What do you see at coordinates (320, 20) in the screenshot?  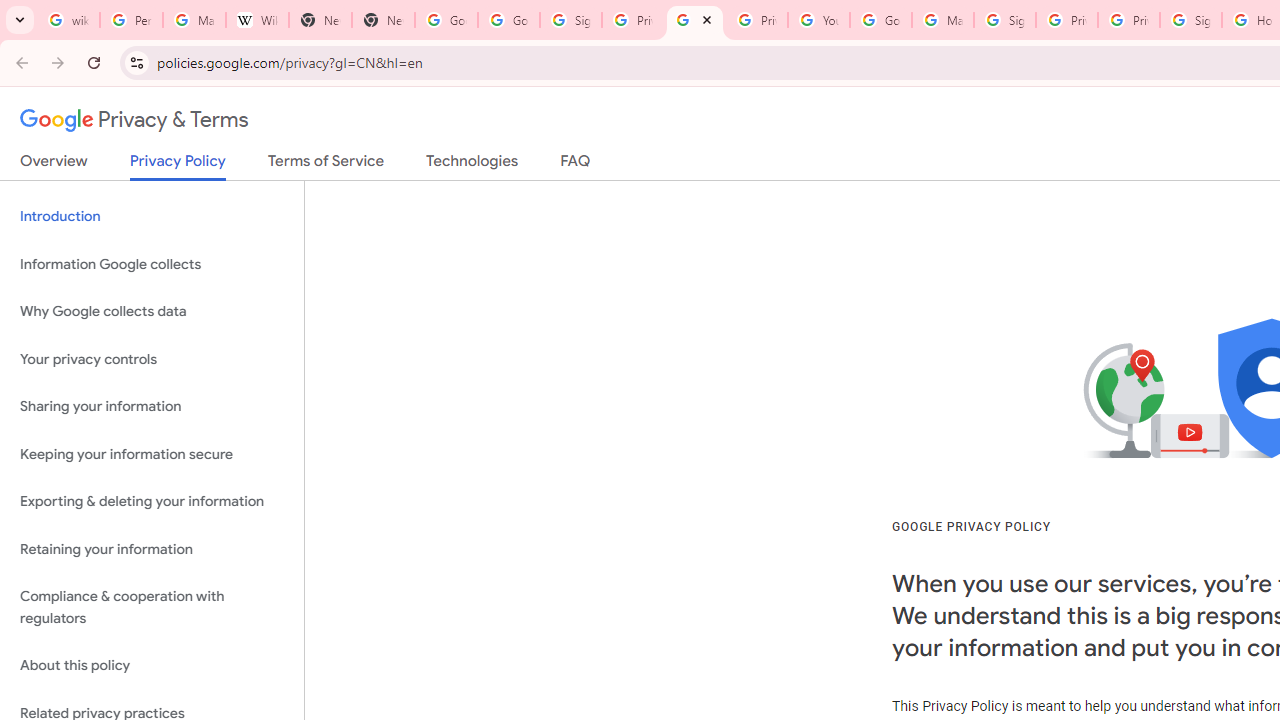 I see `'New Tab'` at bounding box center [320, 20].